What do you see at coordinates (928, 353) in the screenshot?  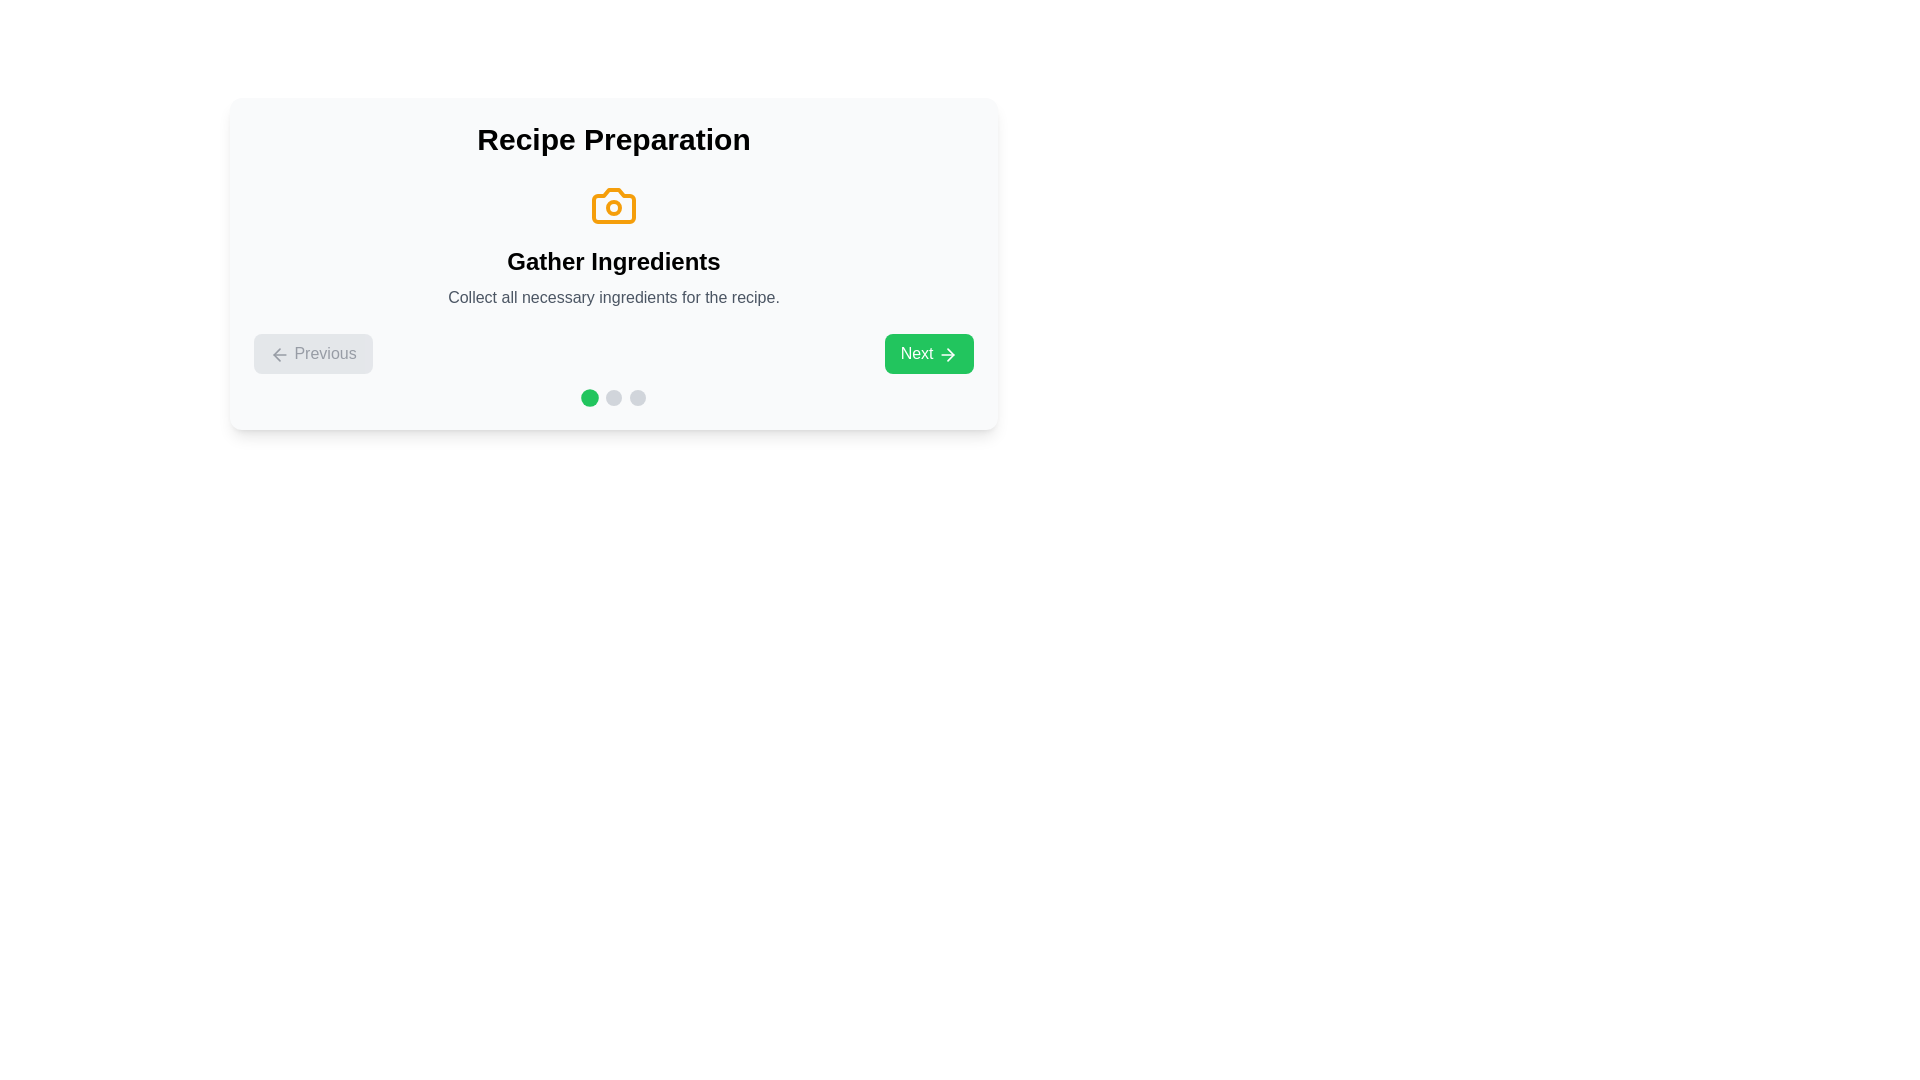 I see `the rectangular green 'Next' button with white text and a right-pointing arrow icon` at bounding box center [928, 353].